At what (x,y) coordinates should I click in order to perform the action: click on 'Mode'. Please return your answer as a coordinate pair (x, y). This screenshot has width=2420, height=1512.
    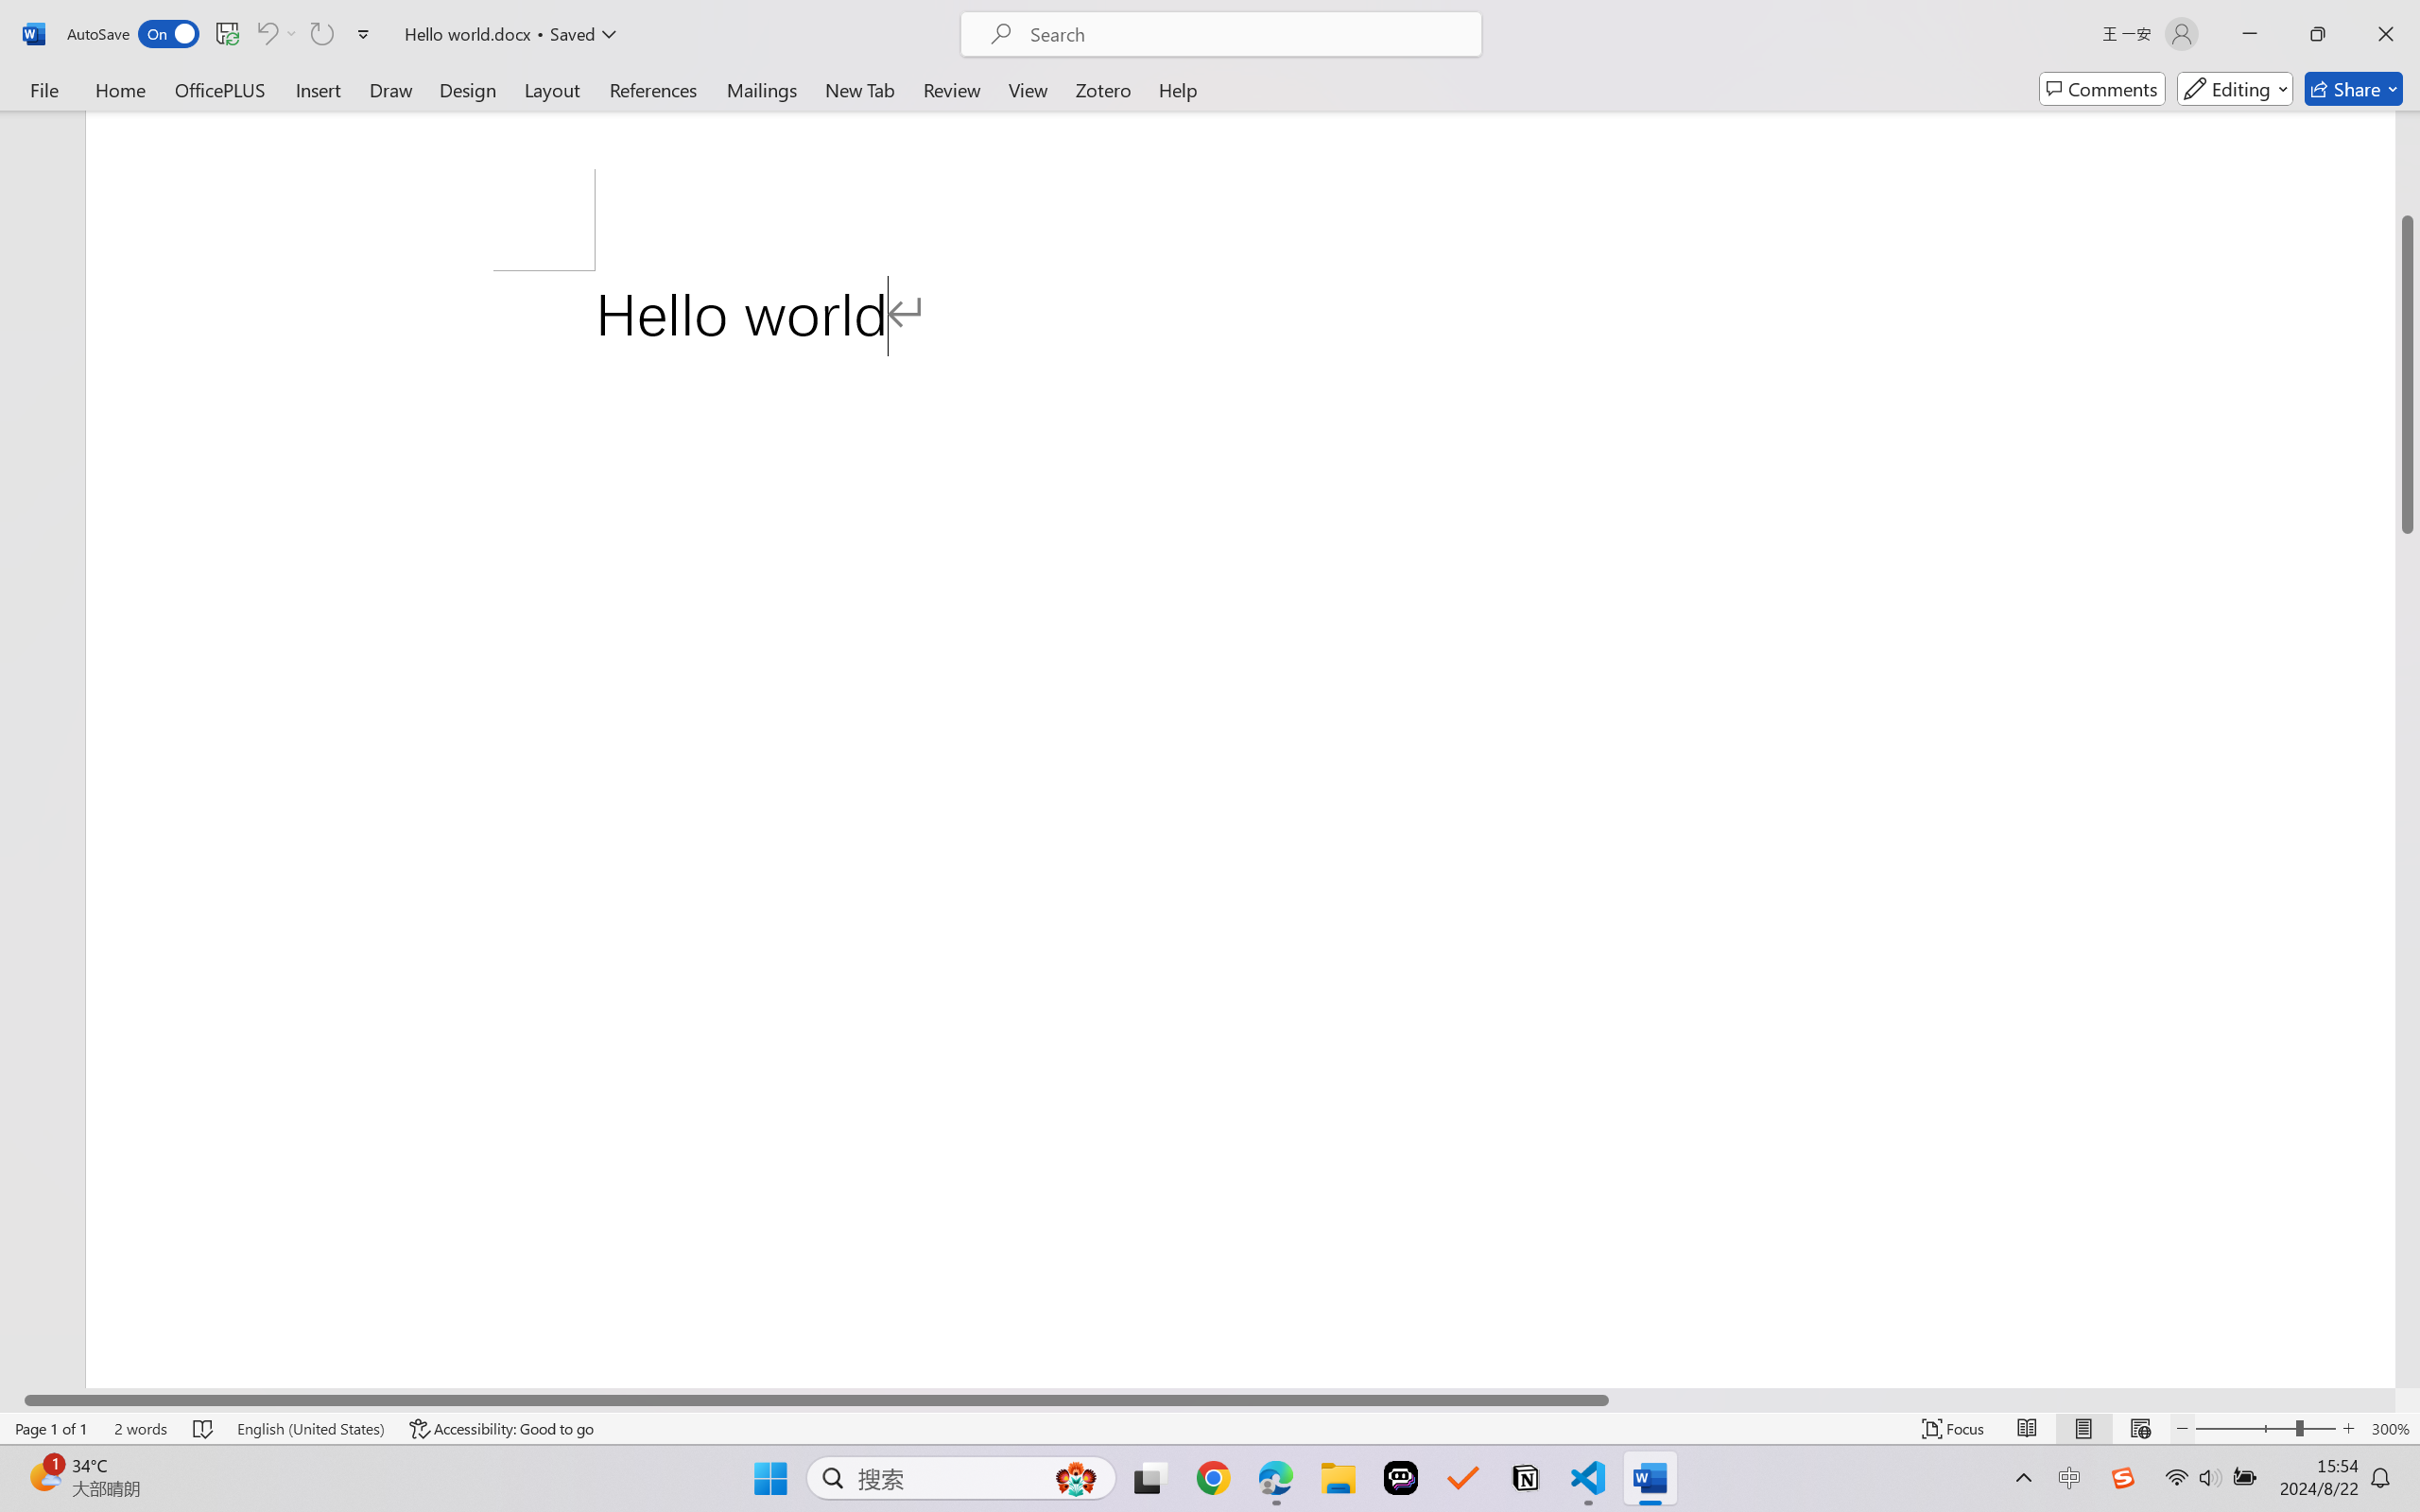
    Looking at the image, I should click on (2235, 88).